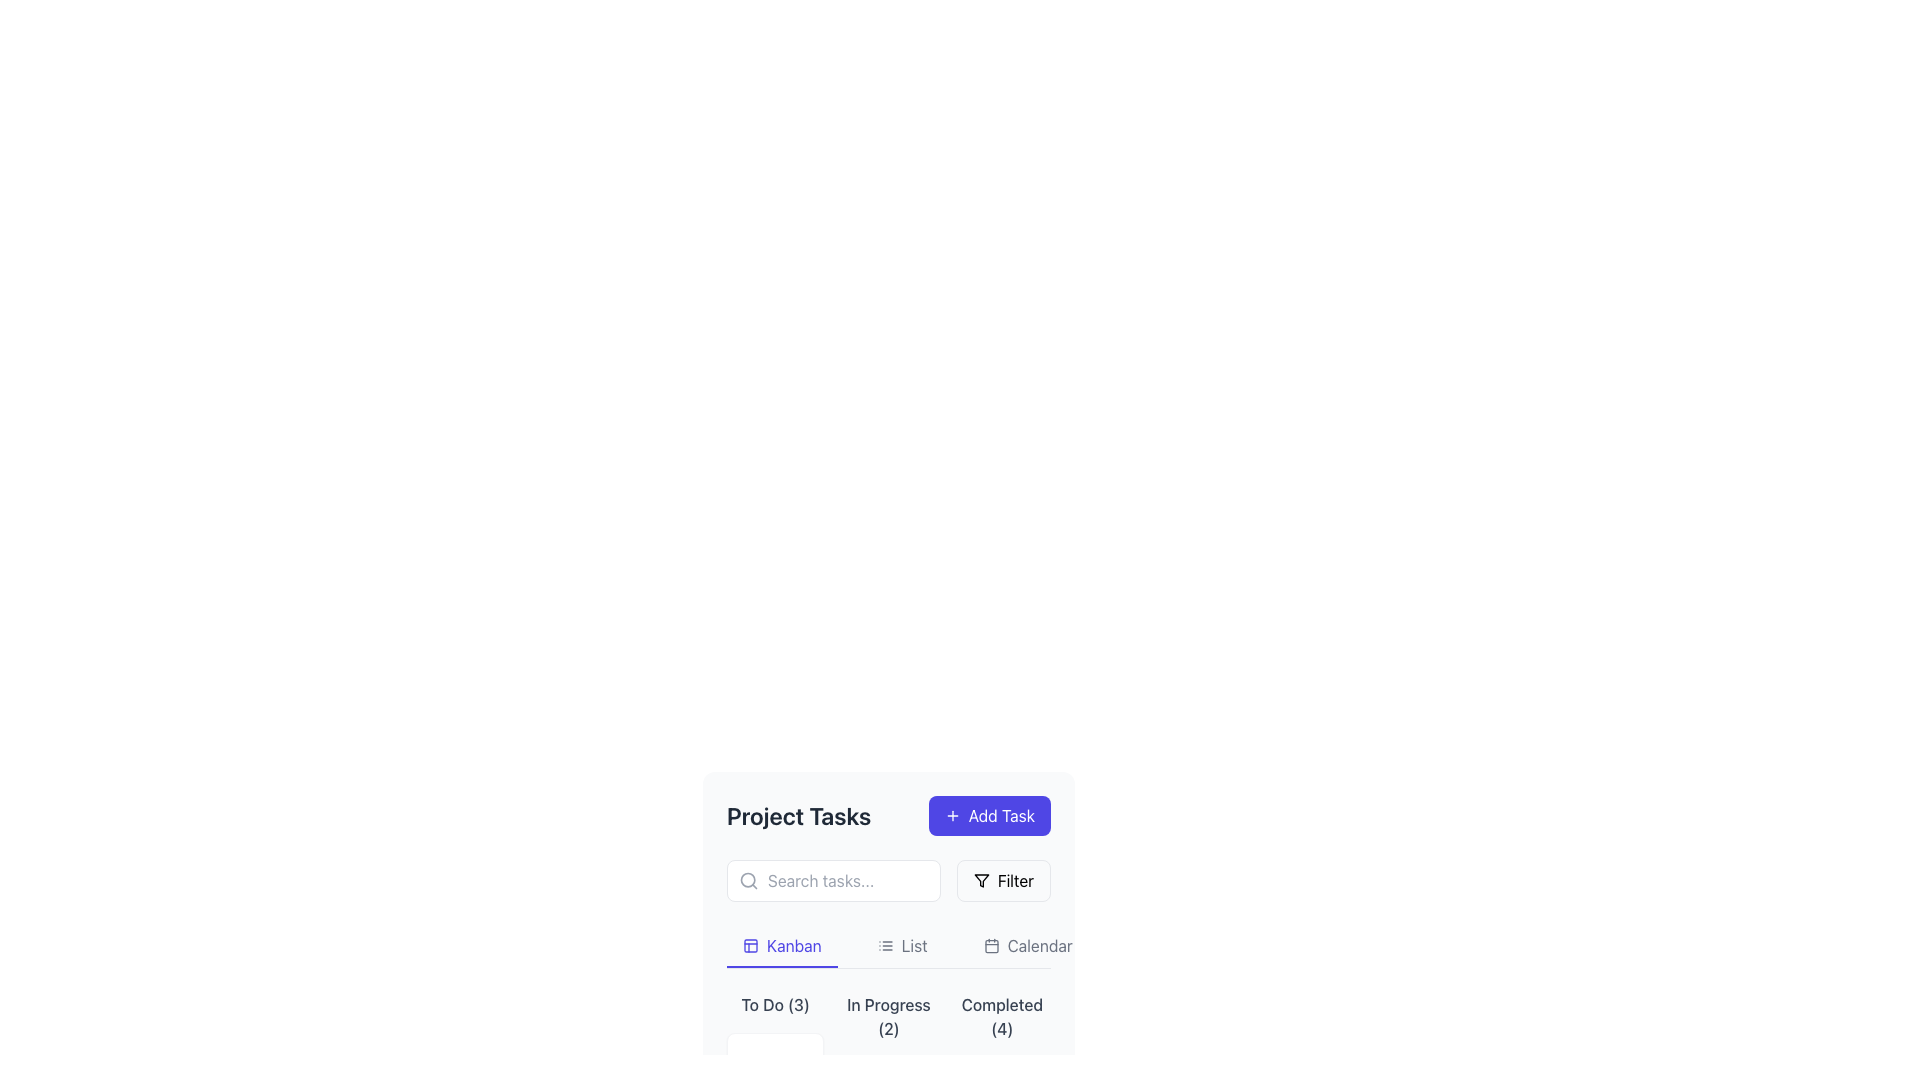 The image size is (1920, 1080). What do you see at coordinates (1002, 1017) in the screenshot?
I see `the 'Completed' text label indicating 4 tasks, located in the lower right portion of the interface within the task statuses section` at bounding box center [1002, 1017].